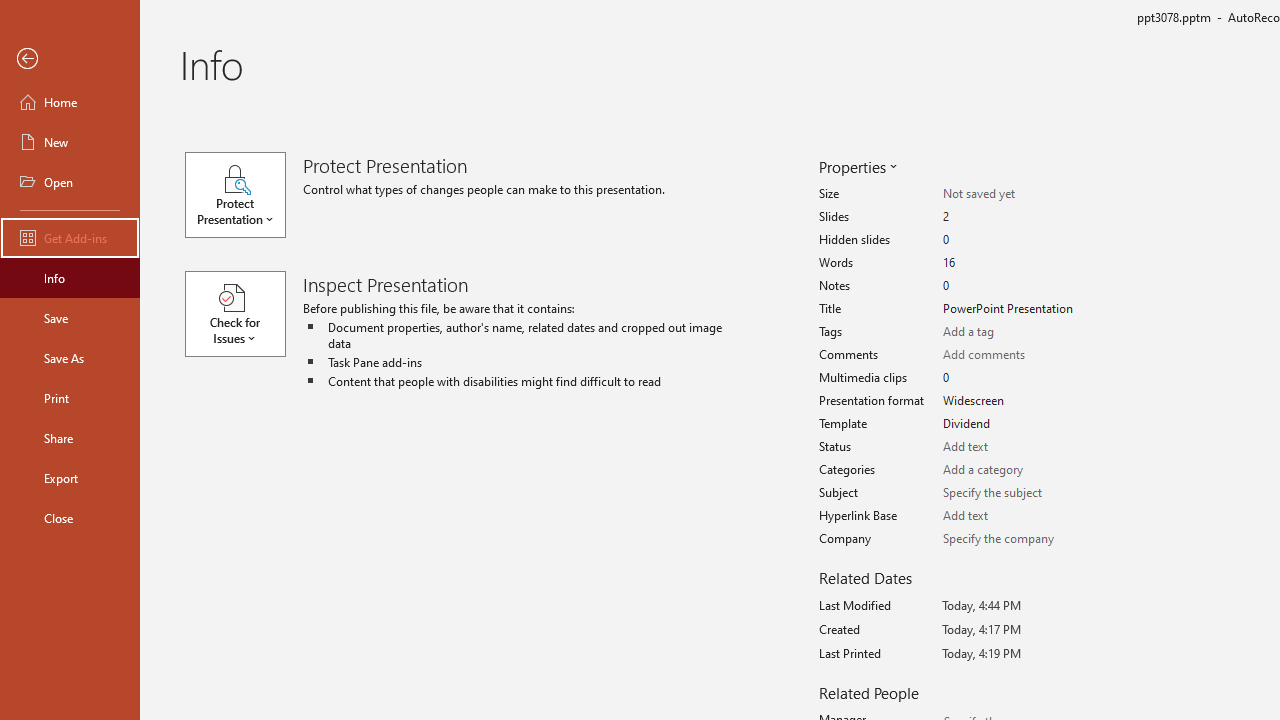 The width and height of the screenshot is (1280, 720). Describe the element at coordinates (1012, 309) in the screenshot. I see `'Title'` at that location.